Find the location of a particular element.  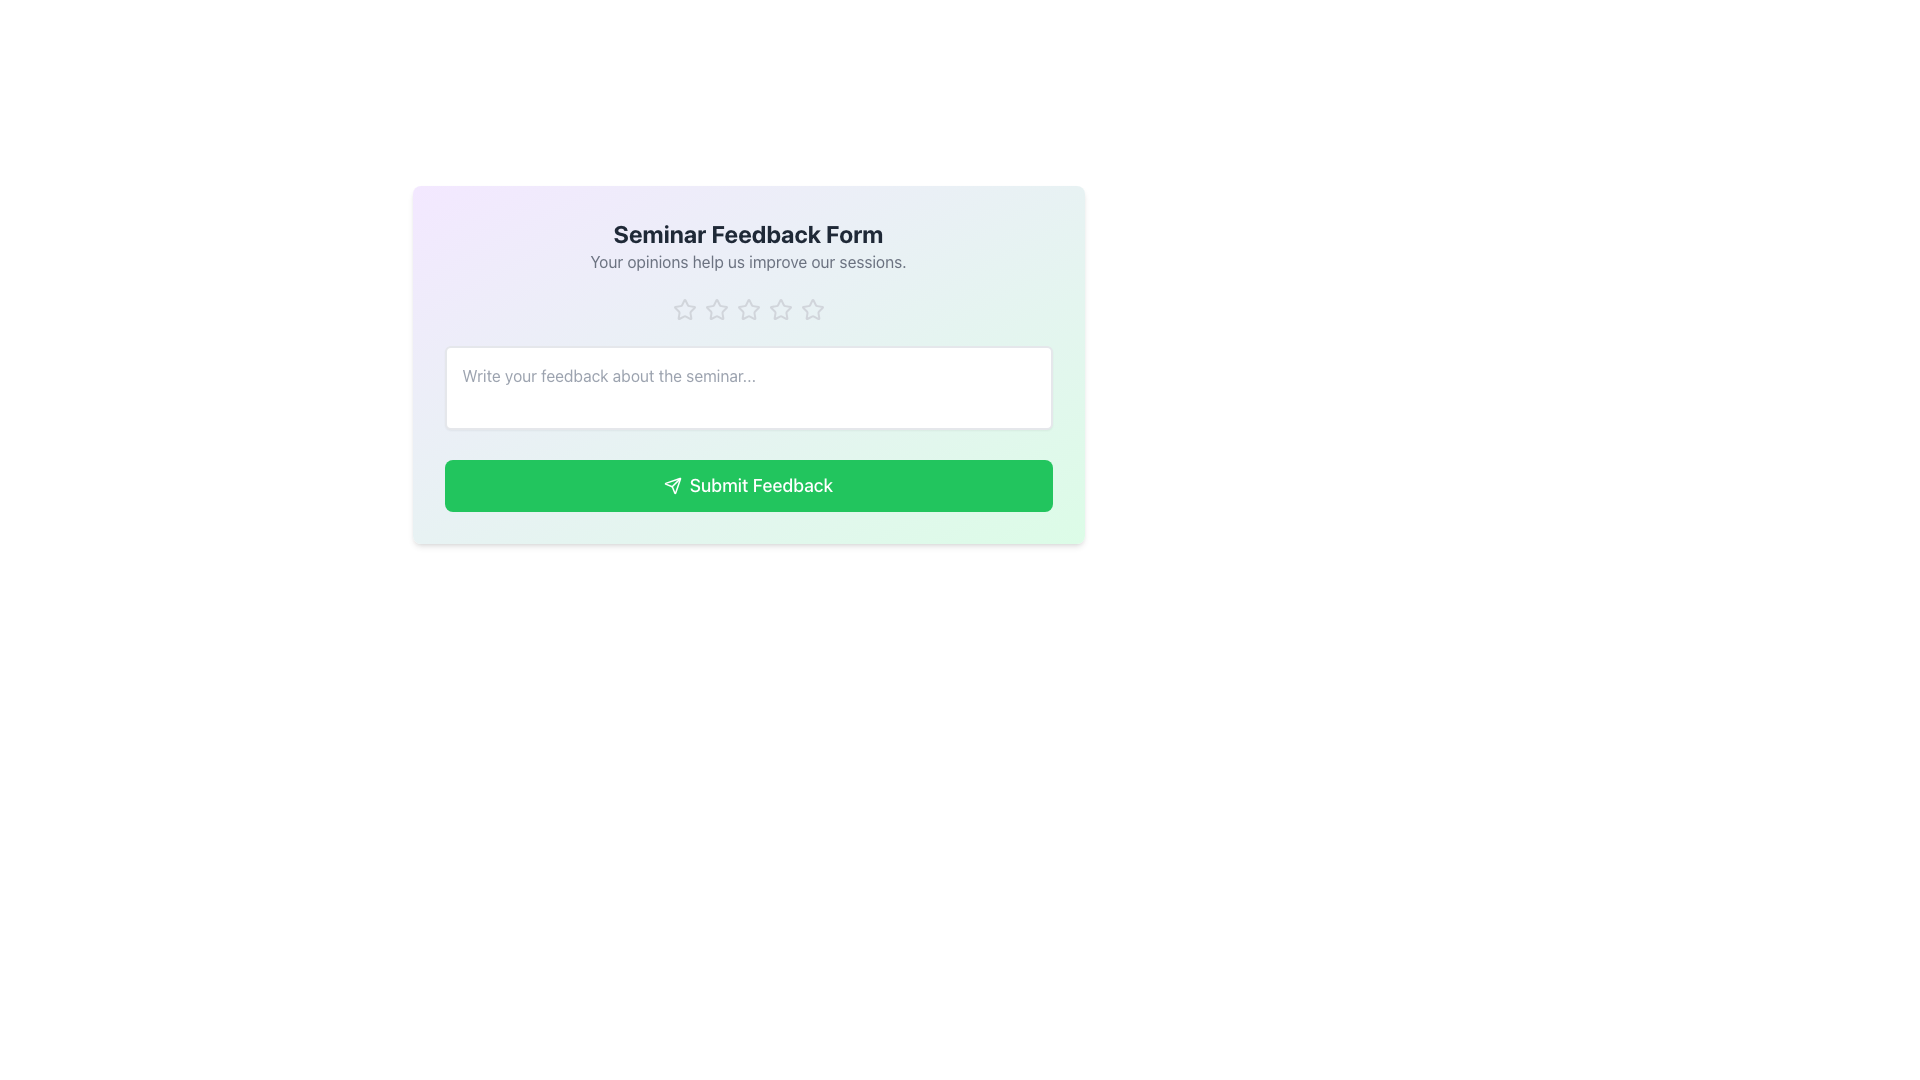

the fifth star-shaped icon of the interactive star rating component for keyboard interaction is located at coordinates (812, 309).